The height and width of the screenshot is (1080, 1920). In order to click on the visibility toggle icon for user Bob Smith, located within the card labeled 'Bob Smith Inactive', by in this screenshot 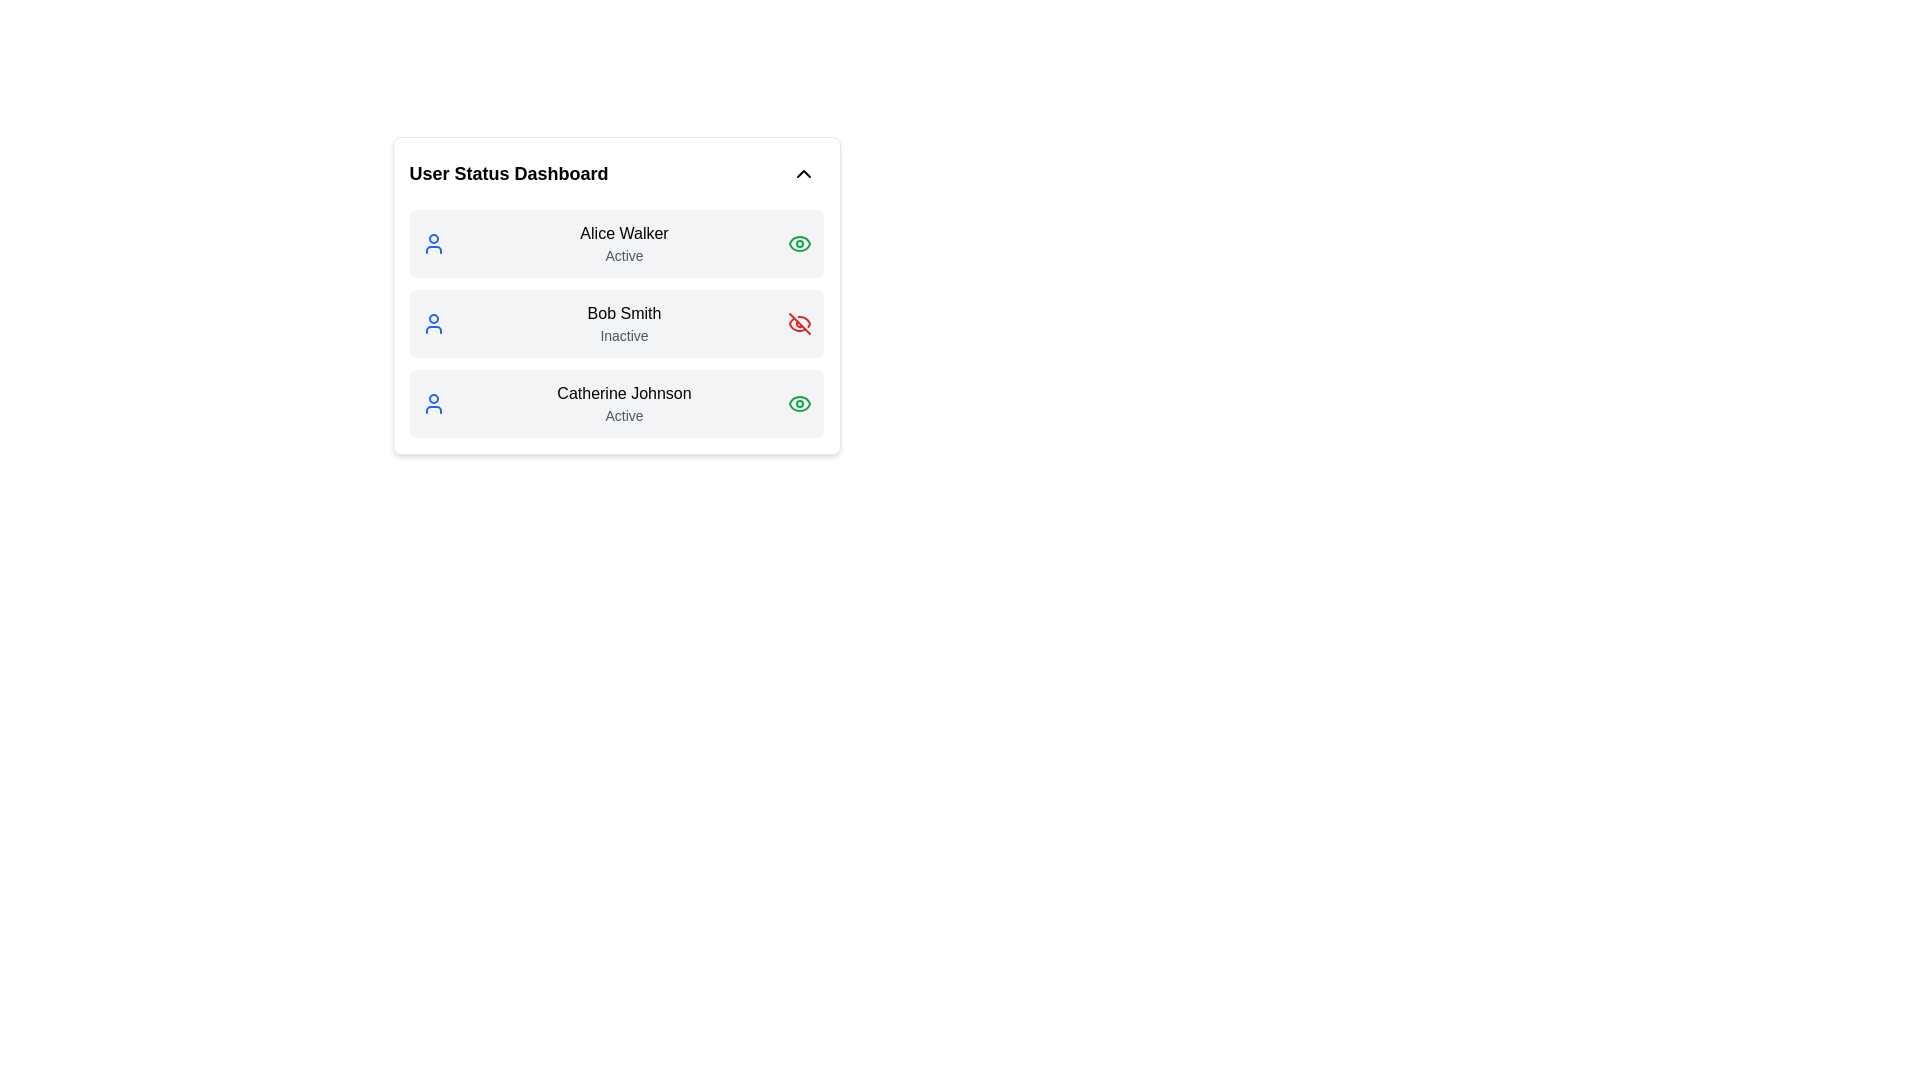, I will do `click(798, 323)`.